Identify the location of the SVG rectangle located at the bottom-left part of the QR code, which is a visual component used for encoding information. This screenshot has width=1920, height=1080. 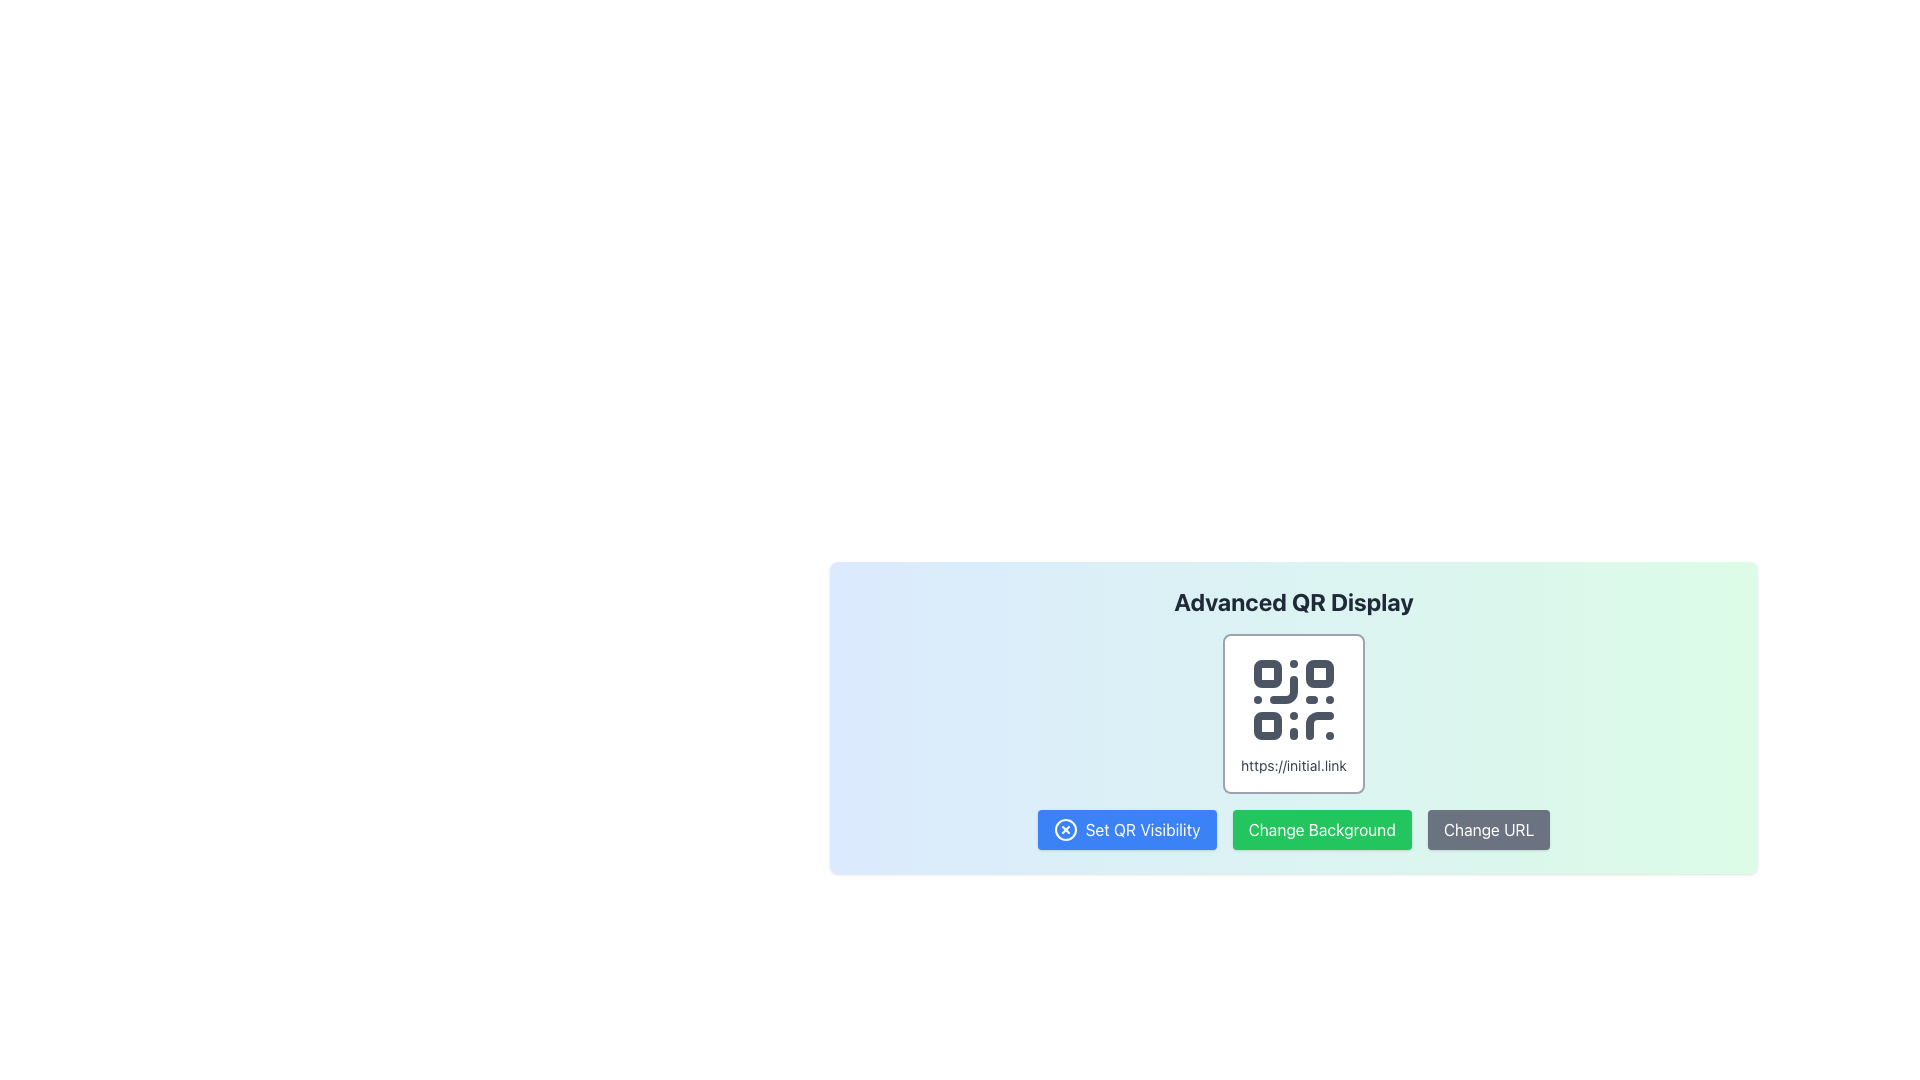
(1266, 725).